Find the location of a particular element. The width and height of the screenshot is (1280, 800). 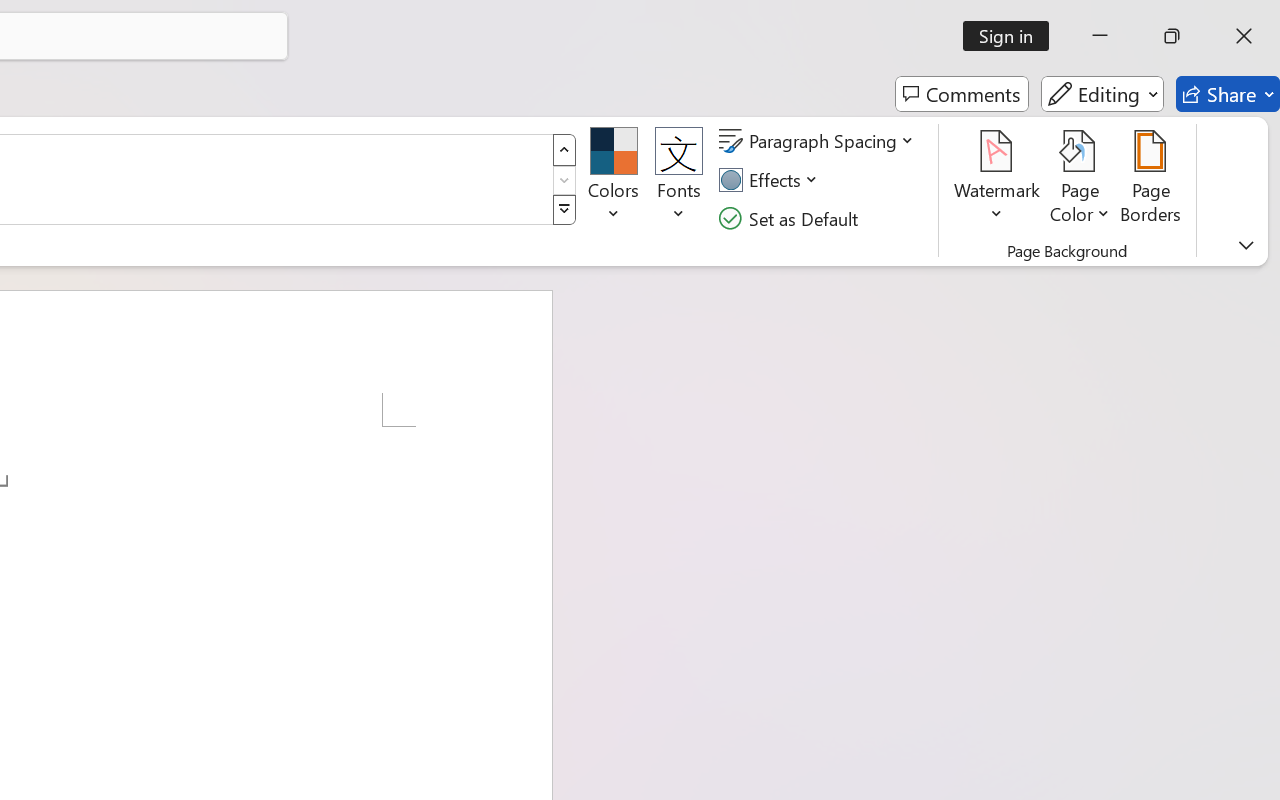

'Sign in' is located at coordinates (1013, 35).